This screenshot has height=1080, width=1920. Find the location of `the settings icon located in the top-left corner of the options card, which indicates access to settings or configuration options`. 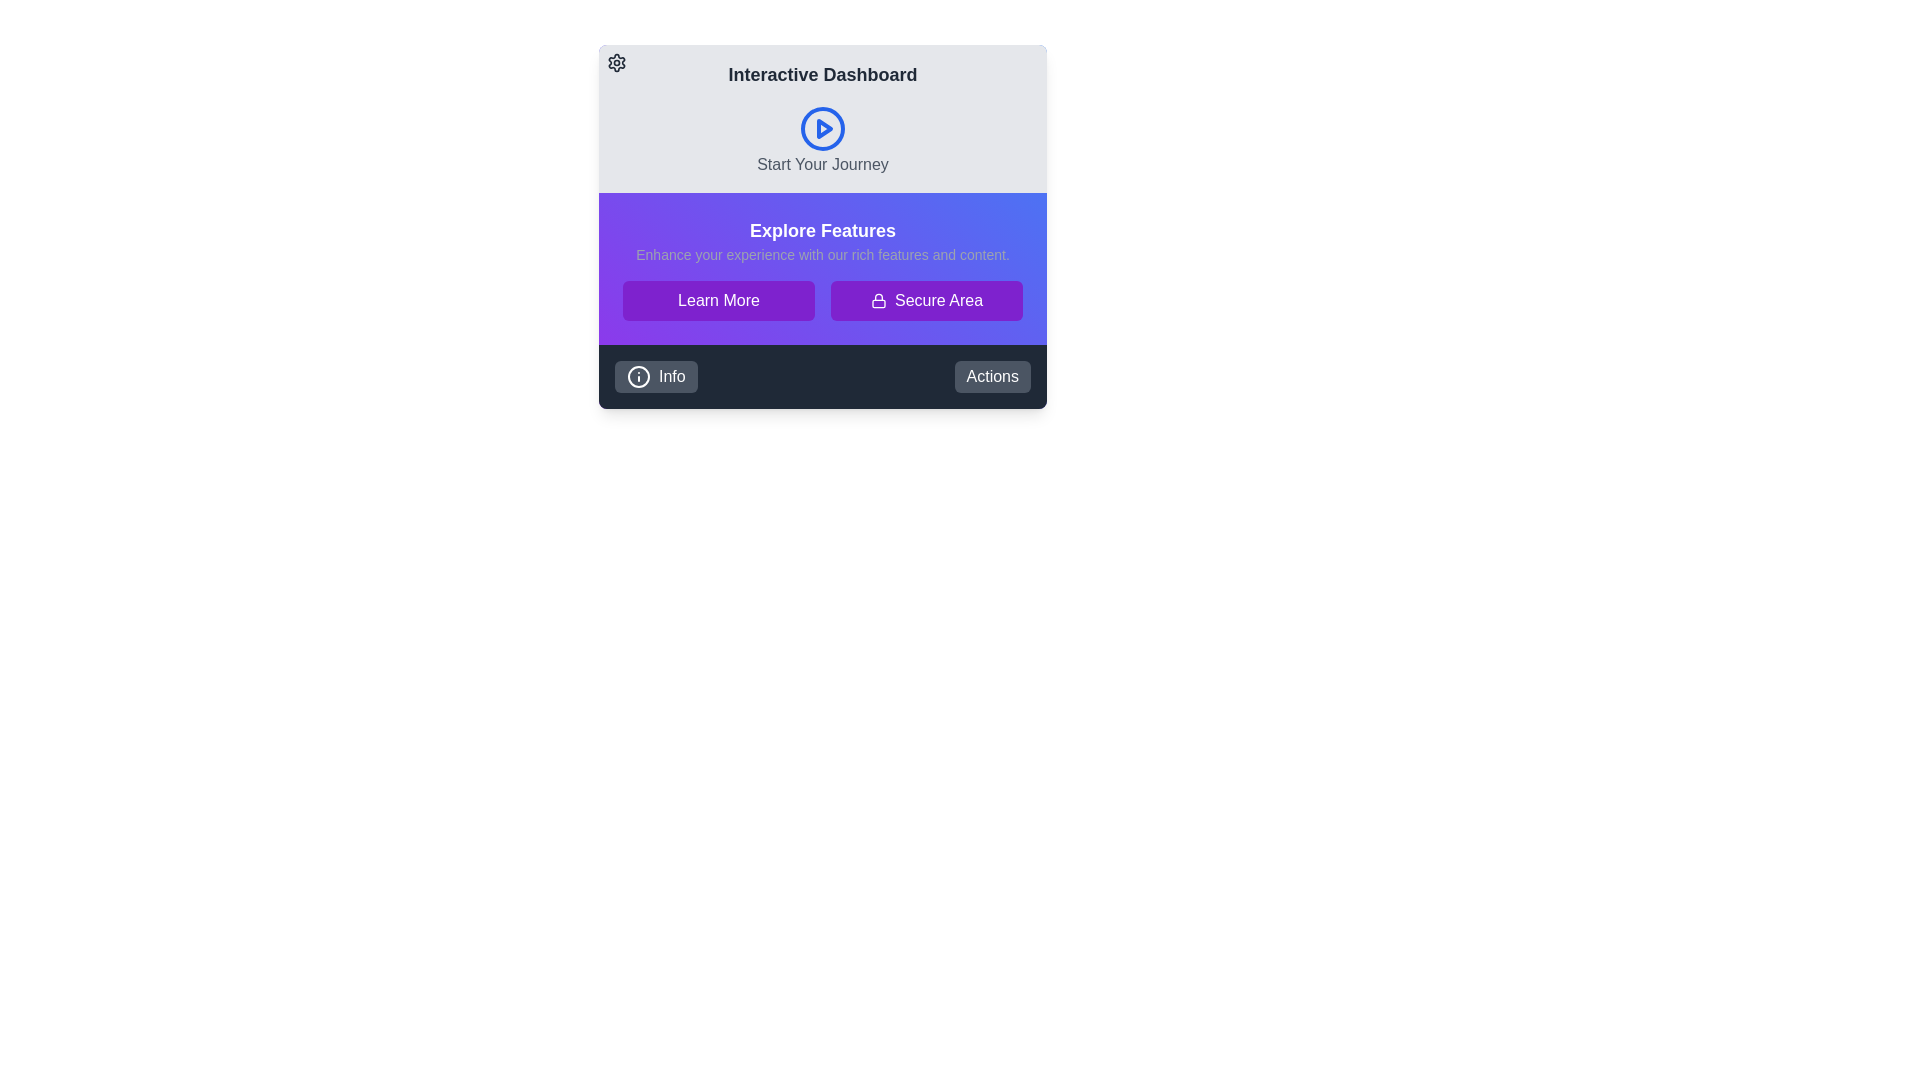

the settings icon located in the top-left corner of the options card, which indicates access to settings or configuration options is located at coordinates (616, 61).